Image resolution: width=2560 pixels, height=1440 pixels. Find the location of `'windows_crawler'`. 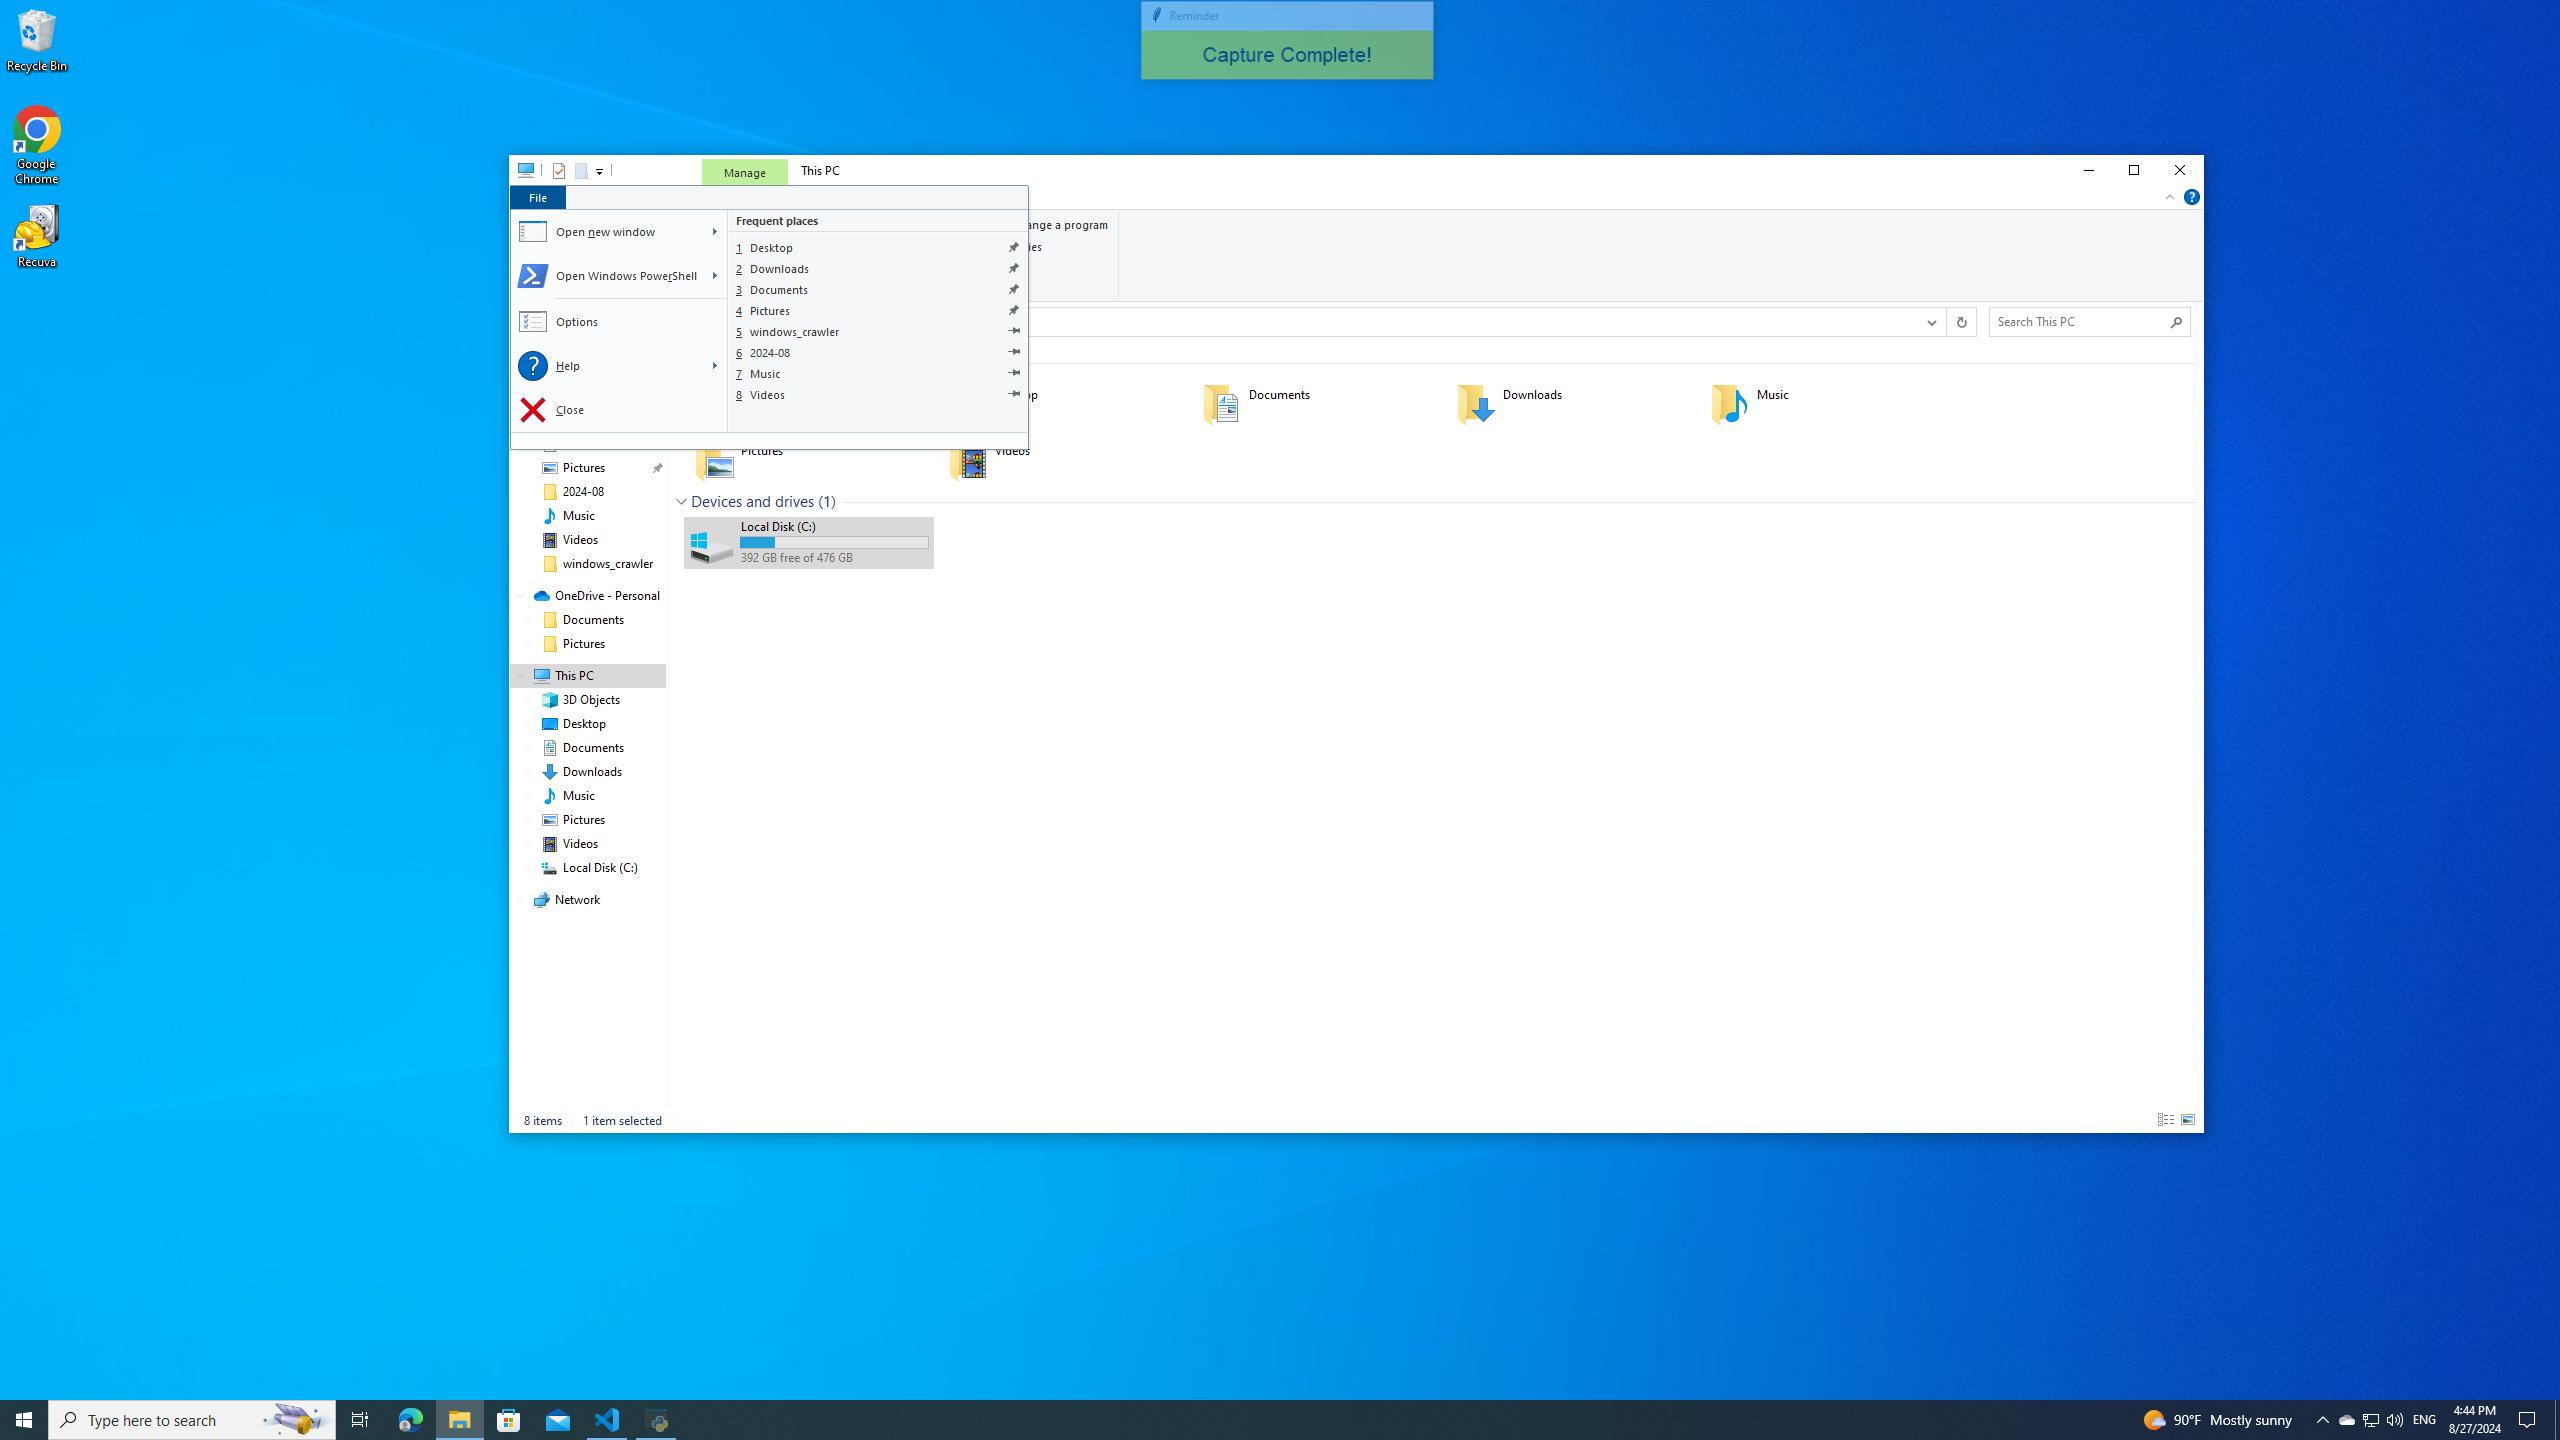

'windows_crawler' is located at coordinates (879, 330).